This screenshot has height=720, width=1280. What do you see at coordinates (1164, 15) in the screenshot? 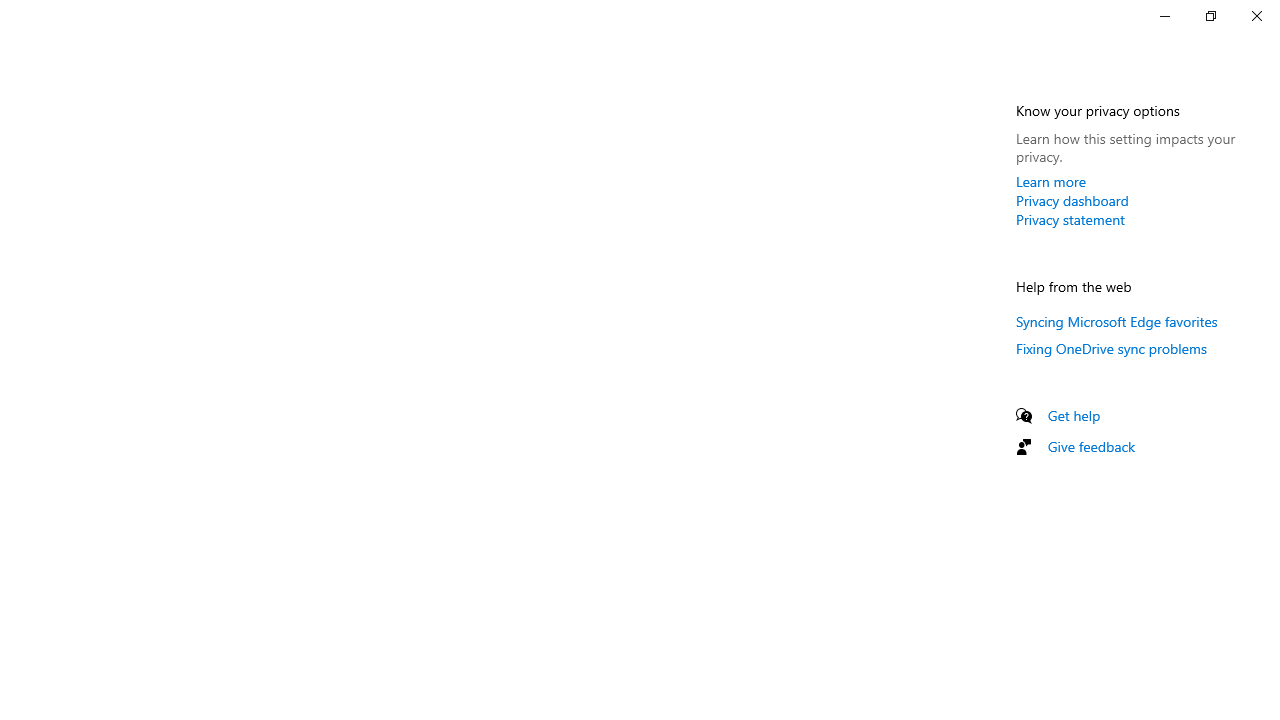
I see `'Minimize Settings'` at bounding box center [1164, 15].